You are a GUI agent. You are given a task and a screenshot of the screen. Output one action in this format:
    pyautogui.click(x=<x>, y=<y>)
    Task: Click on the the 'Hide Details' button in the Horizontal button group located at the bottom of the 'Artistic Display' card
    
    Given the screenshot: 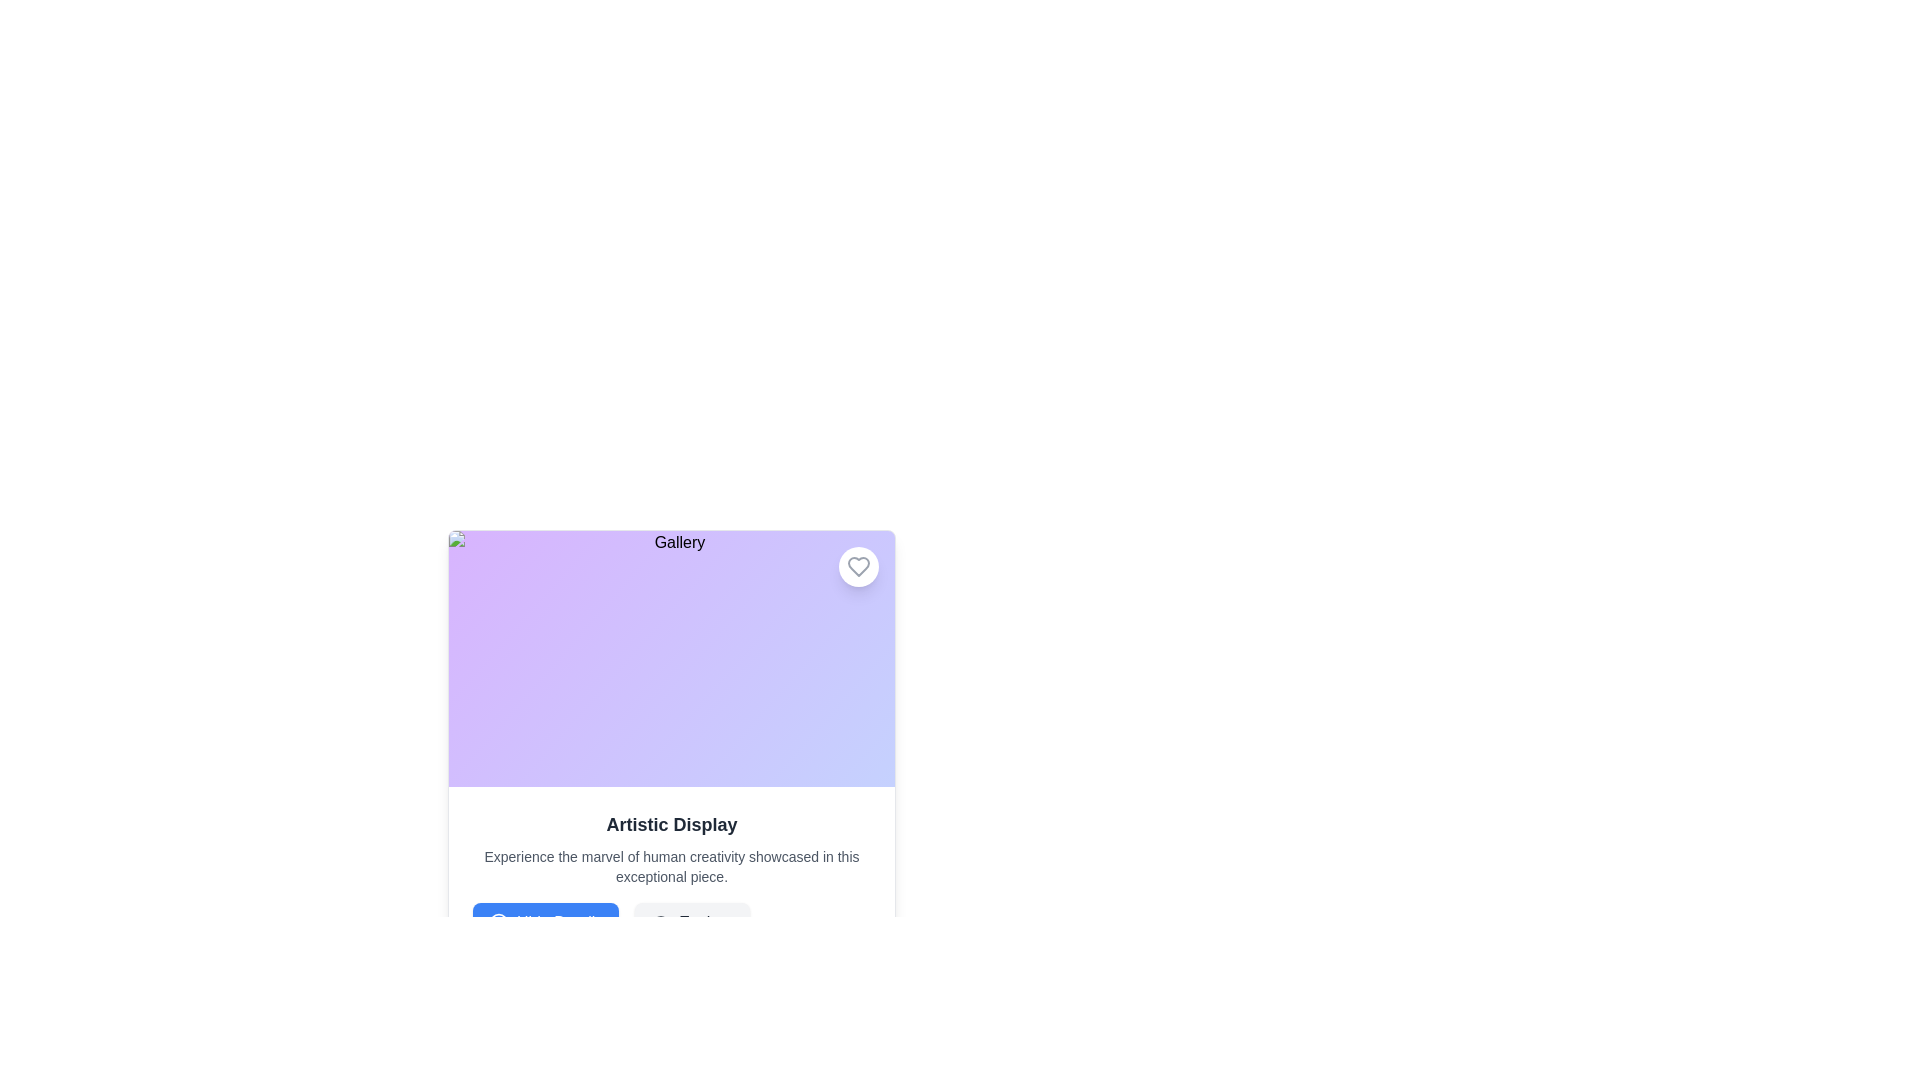 What is the action you would take?
    pyautogui.click(x=672, y=922)
    